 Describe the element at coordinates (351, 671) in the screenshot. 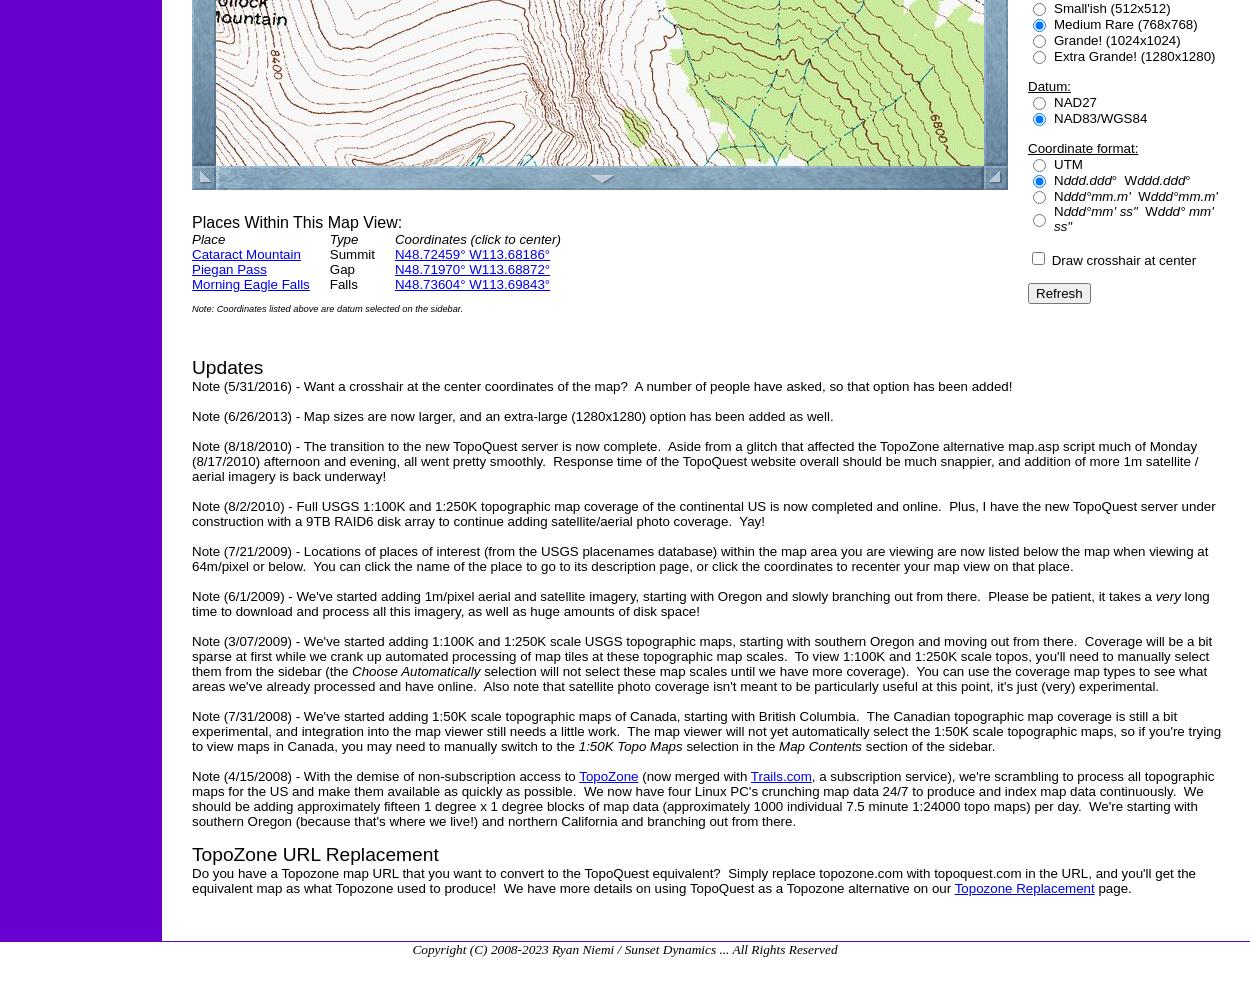

I see `'Choose Automatically'` at that location.